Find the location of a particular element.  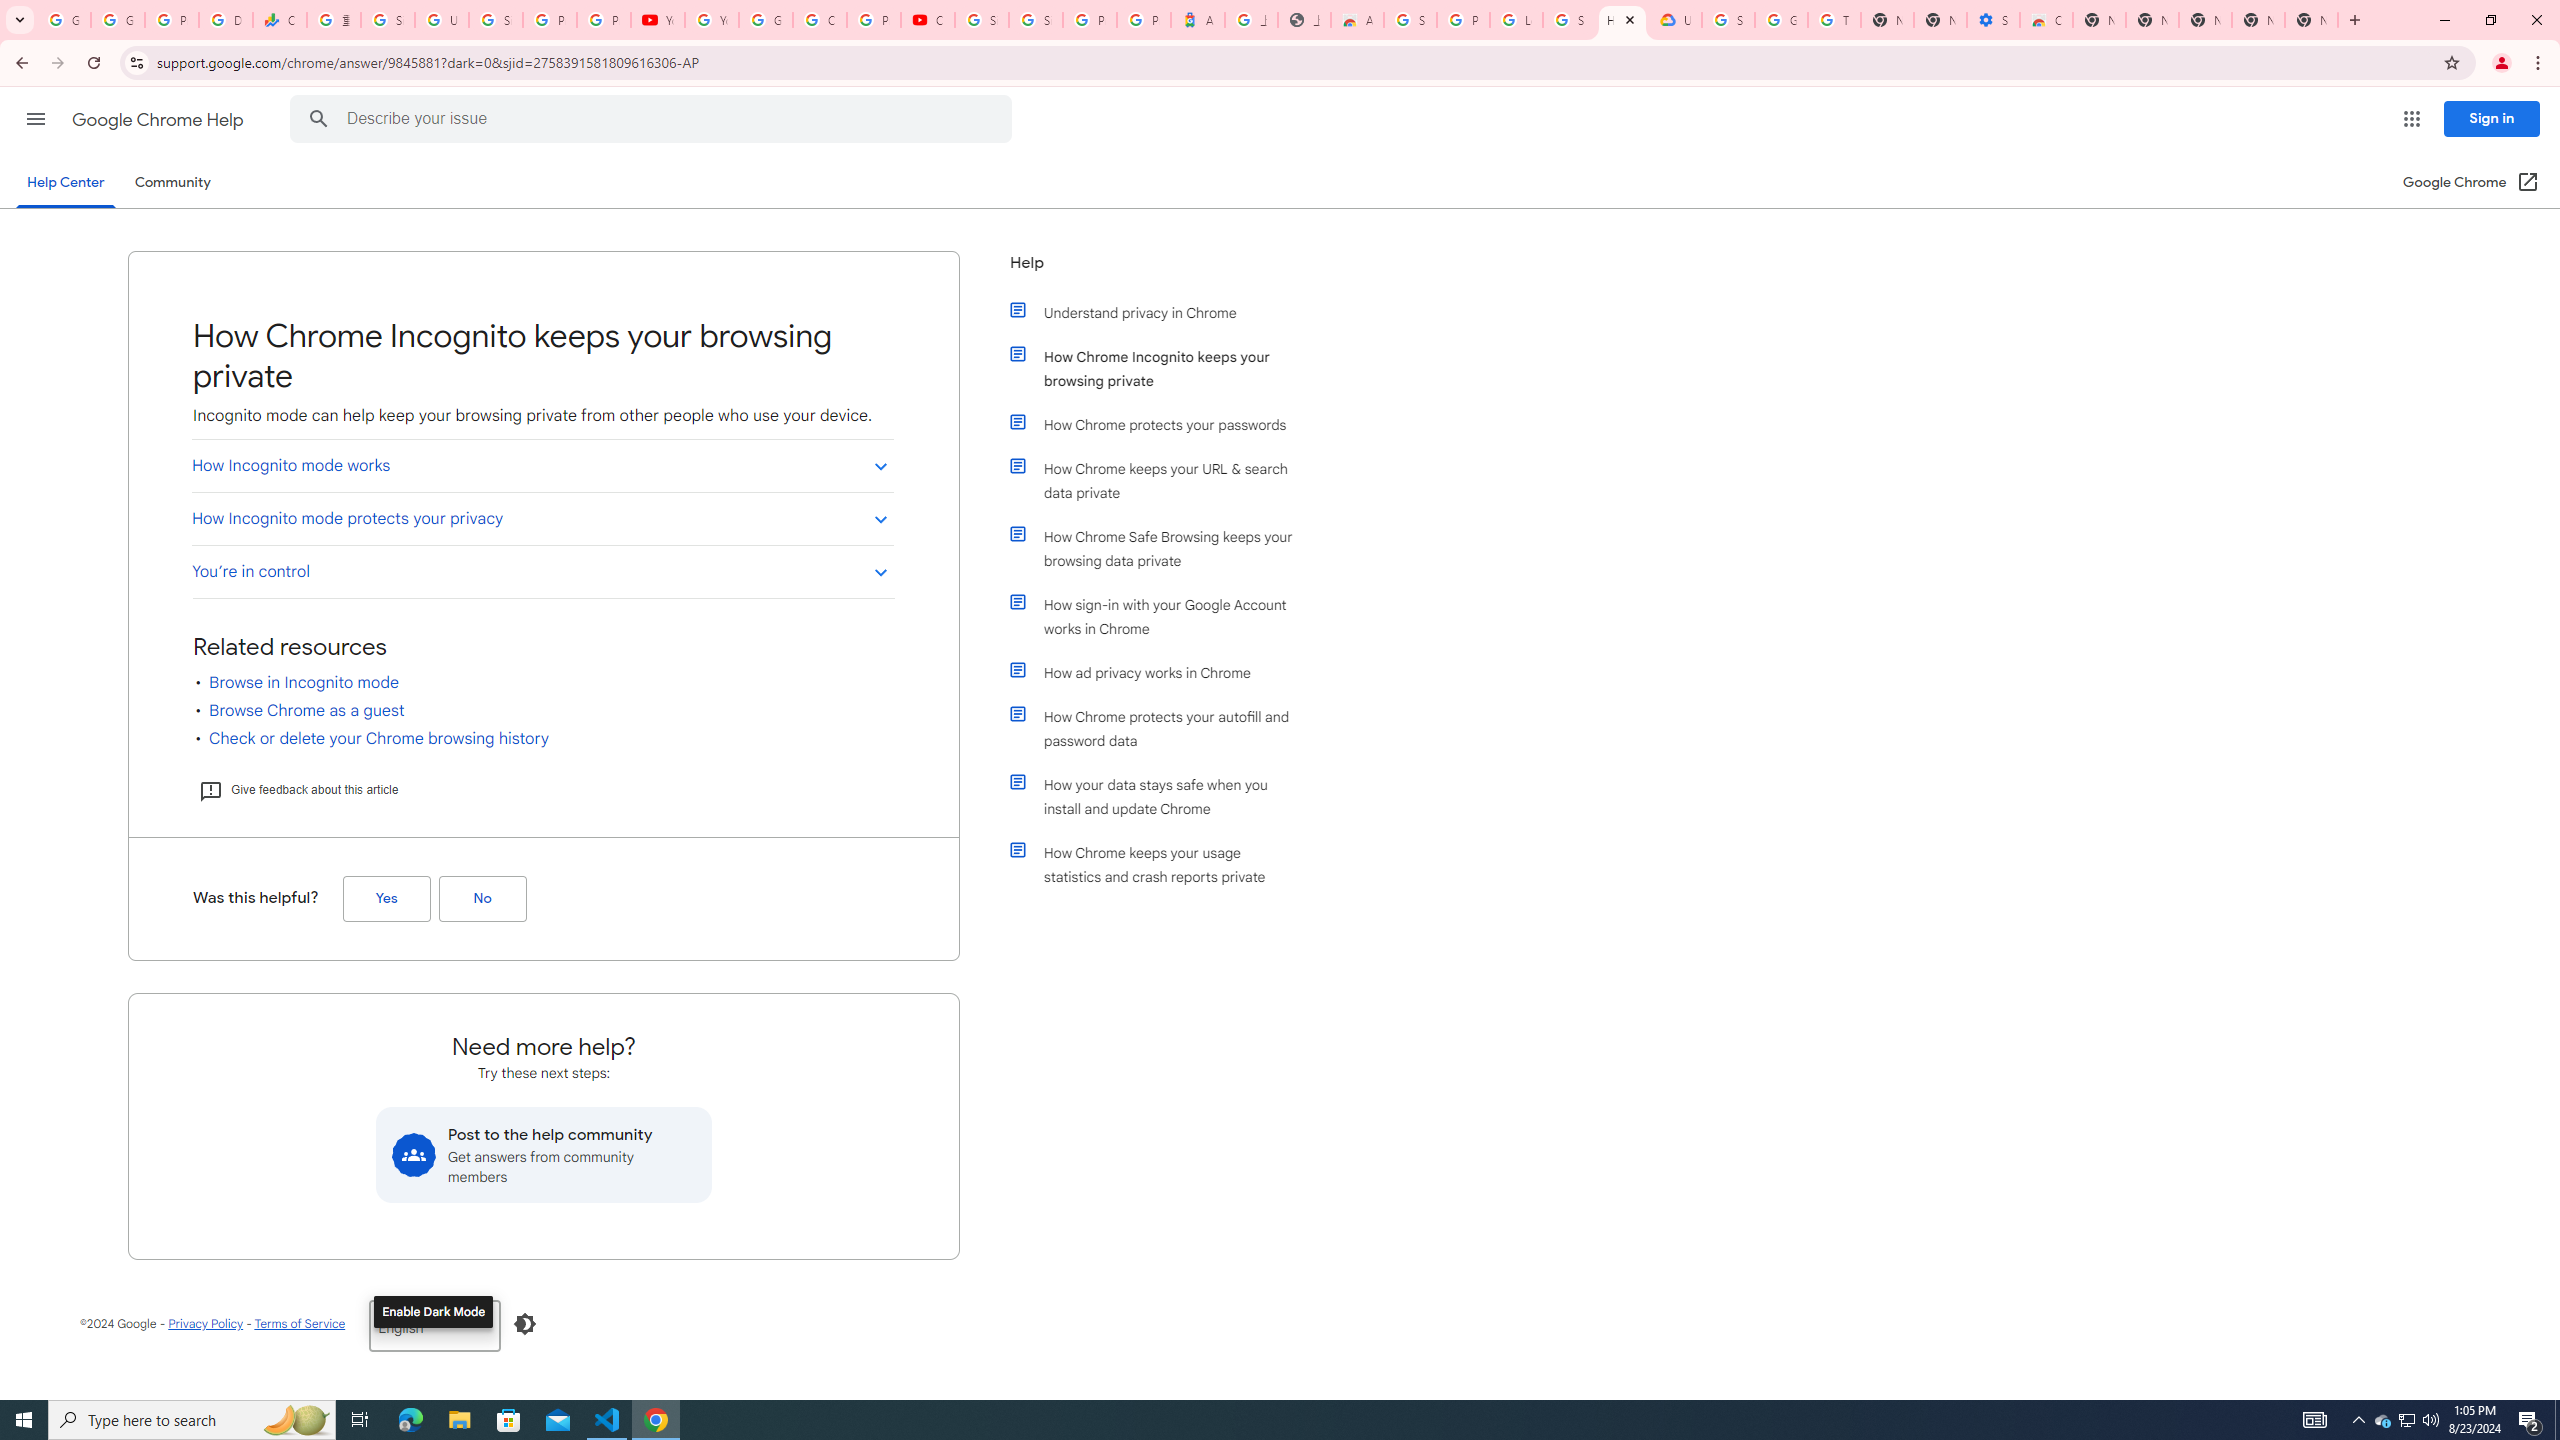

'How Incognito mode protects your privacy' is located at coordinates (542, 517).